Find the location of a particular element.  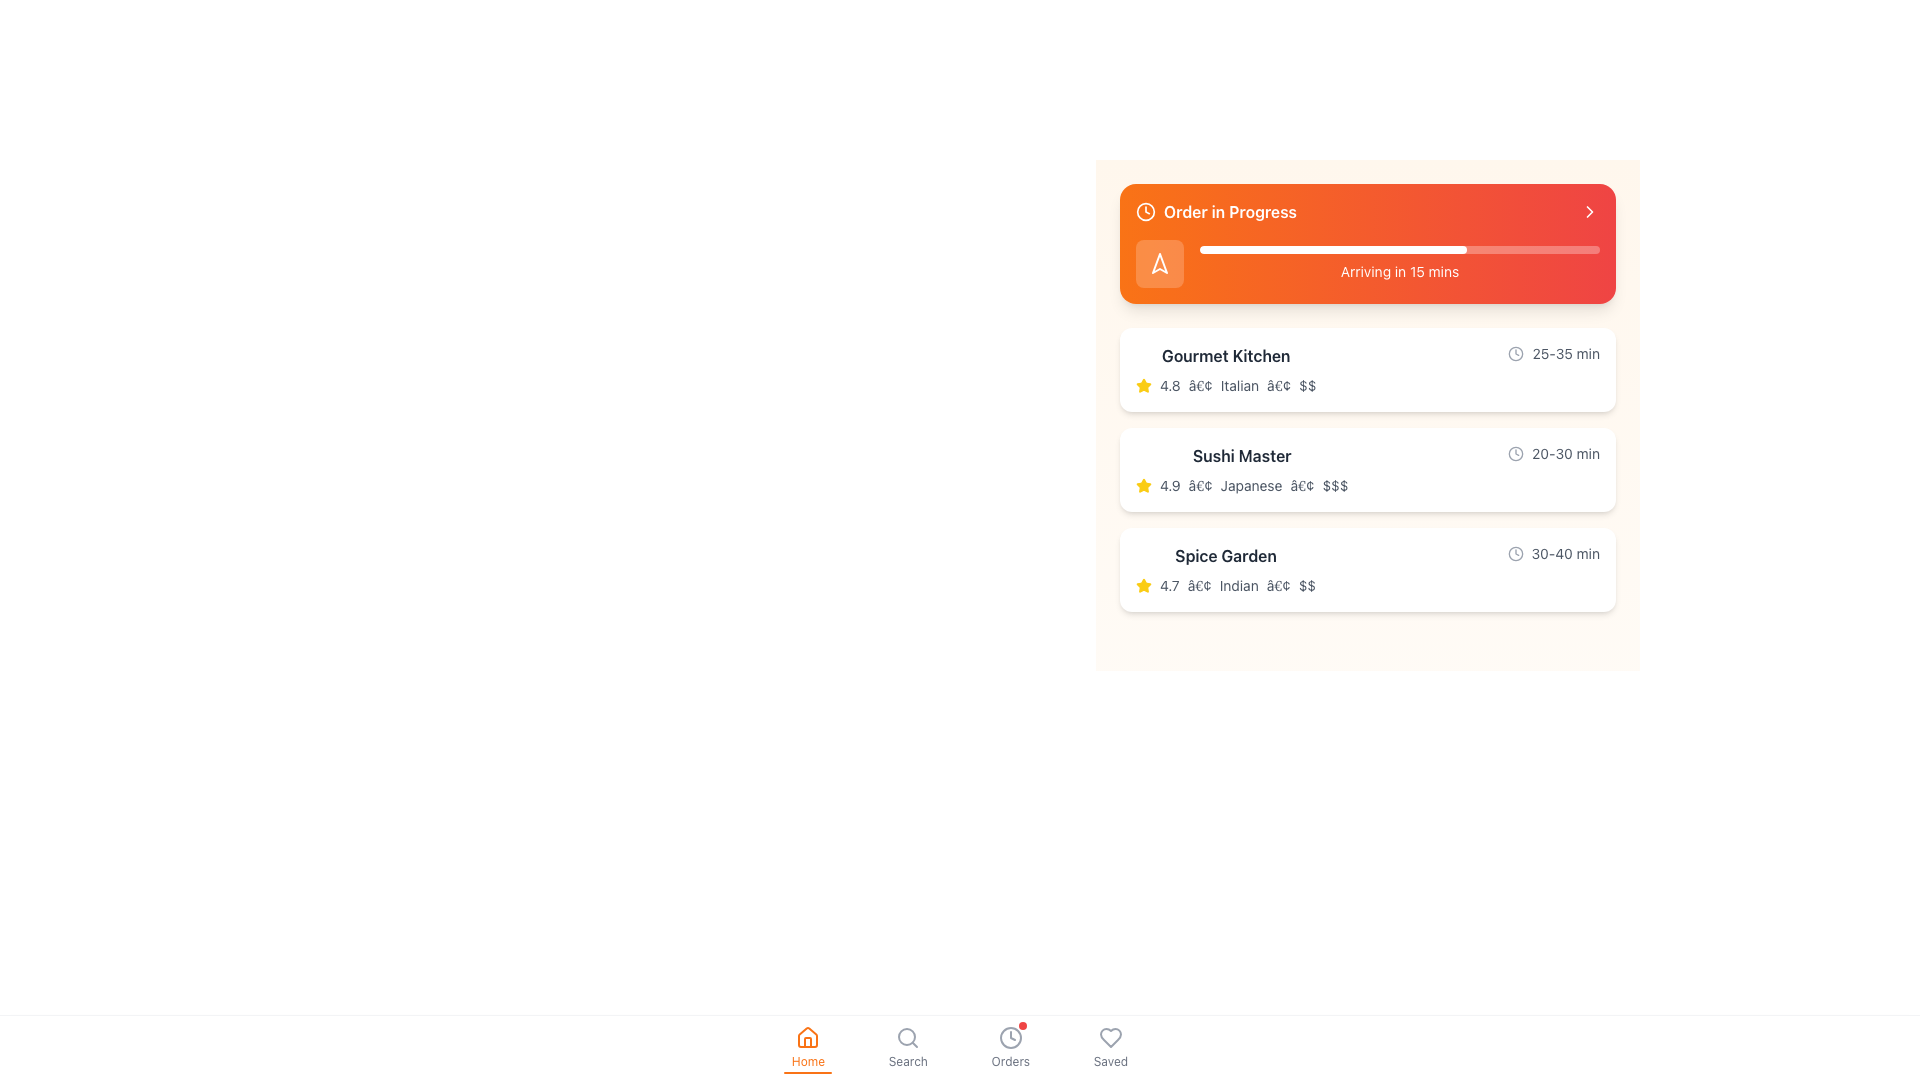

the 'Saved' button, which is the rightmost element in the bottom horizontal bar of the interface is located at coordinates (1109, 1047).